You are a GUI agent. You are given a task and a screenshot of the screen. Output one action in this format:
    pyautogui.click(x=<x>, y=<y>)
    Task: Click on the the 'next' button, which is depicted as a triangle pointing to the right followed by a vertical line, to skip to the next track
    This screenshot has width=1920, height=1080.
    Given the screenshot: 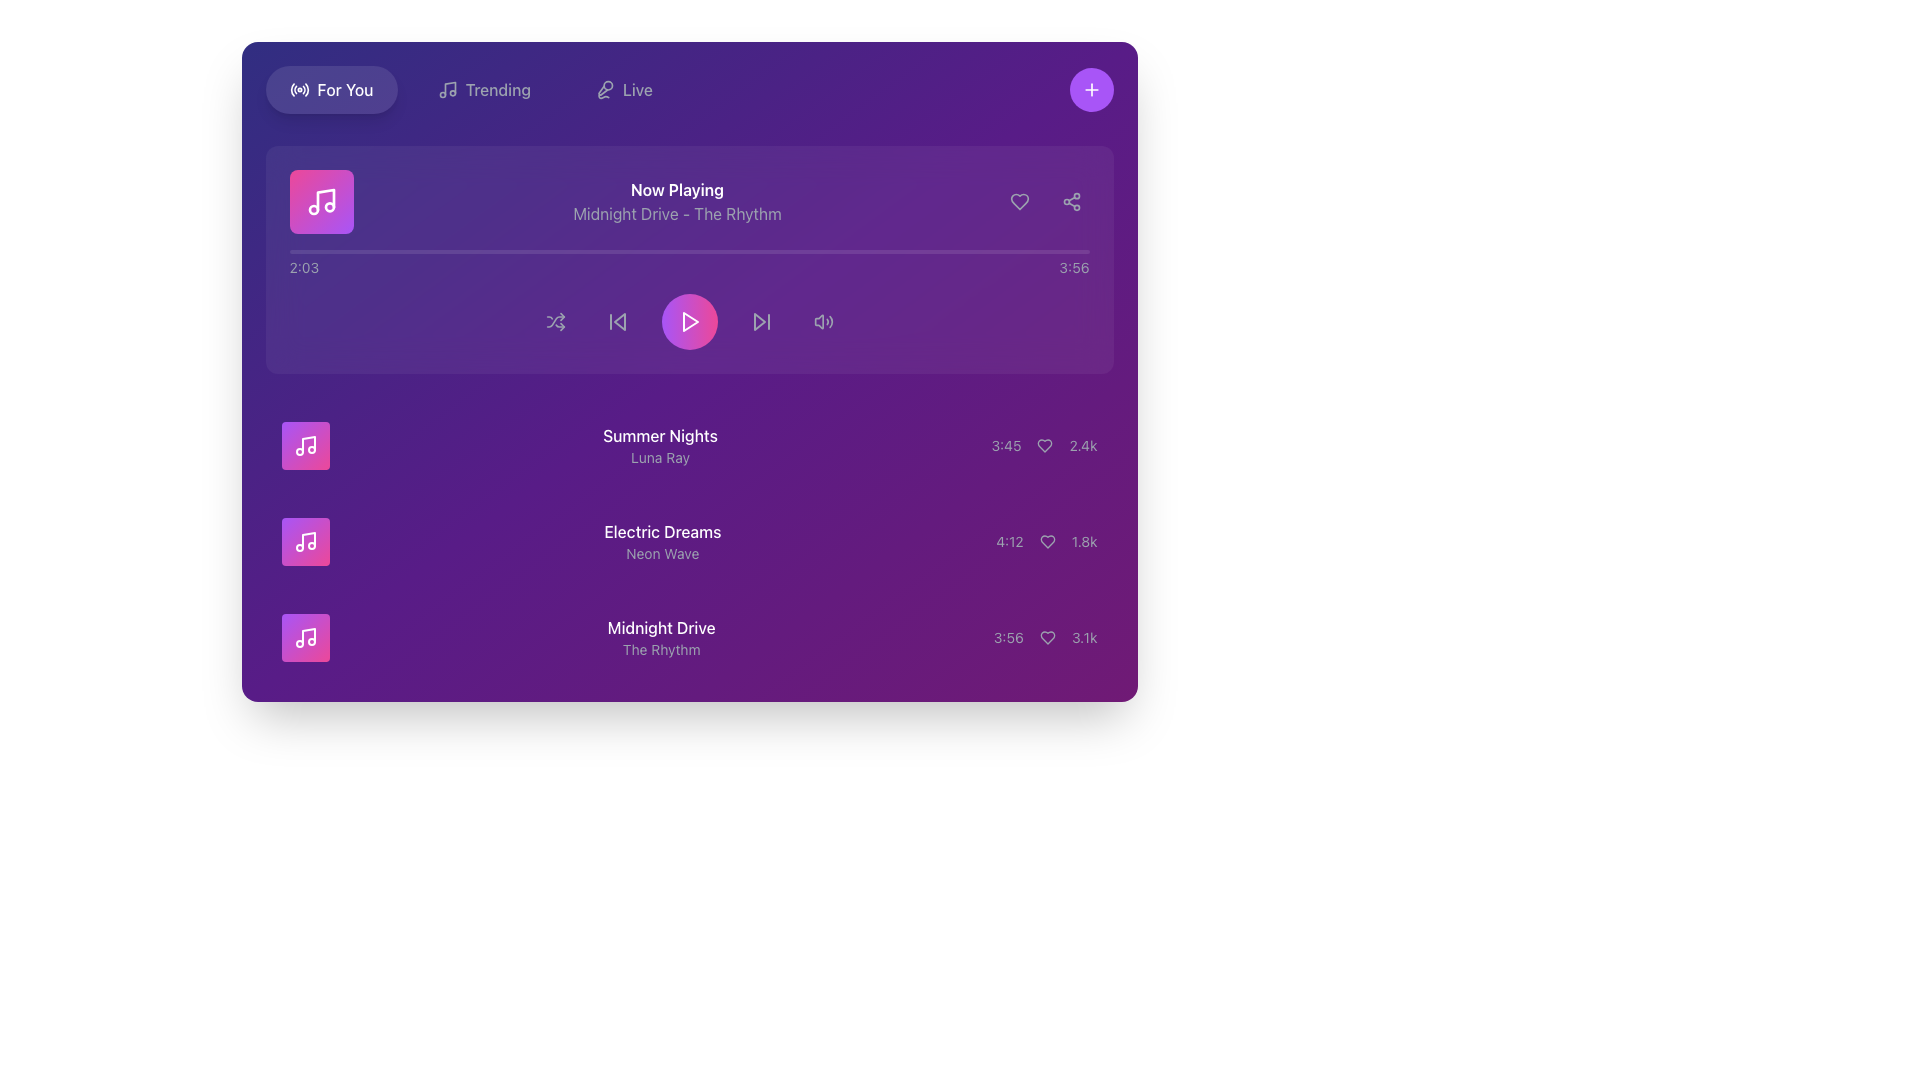 What is the action you would take?
    pyautogui.click(x=760, y=320)
    